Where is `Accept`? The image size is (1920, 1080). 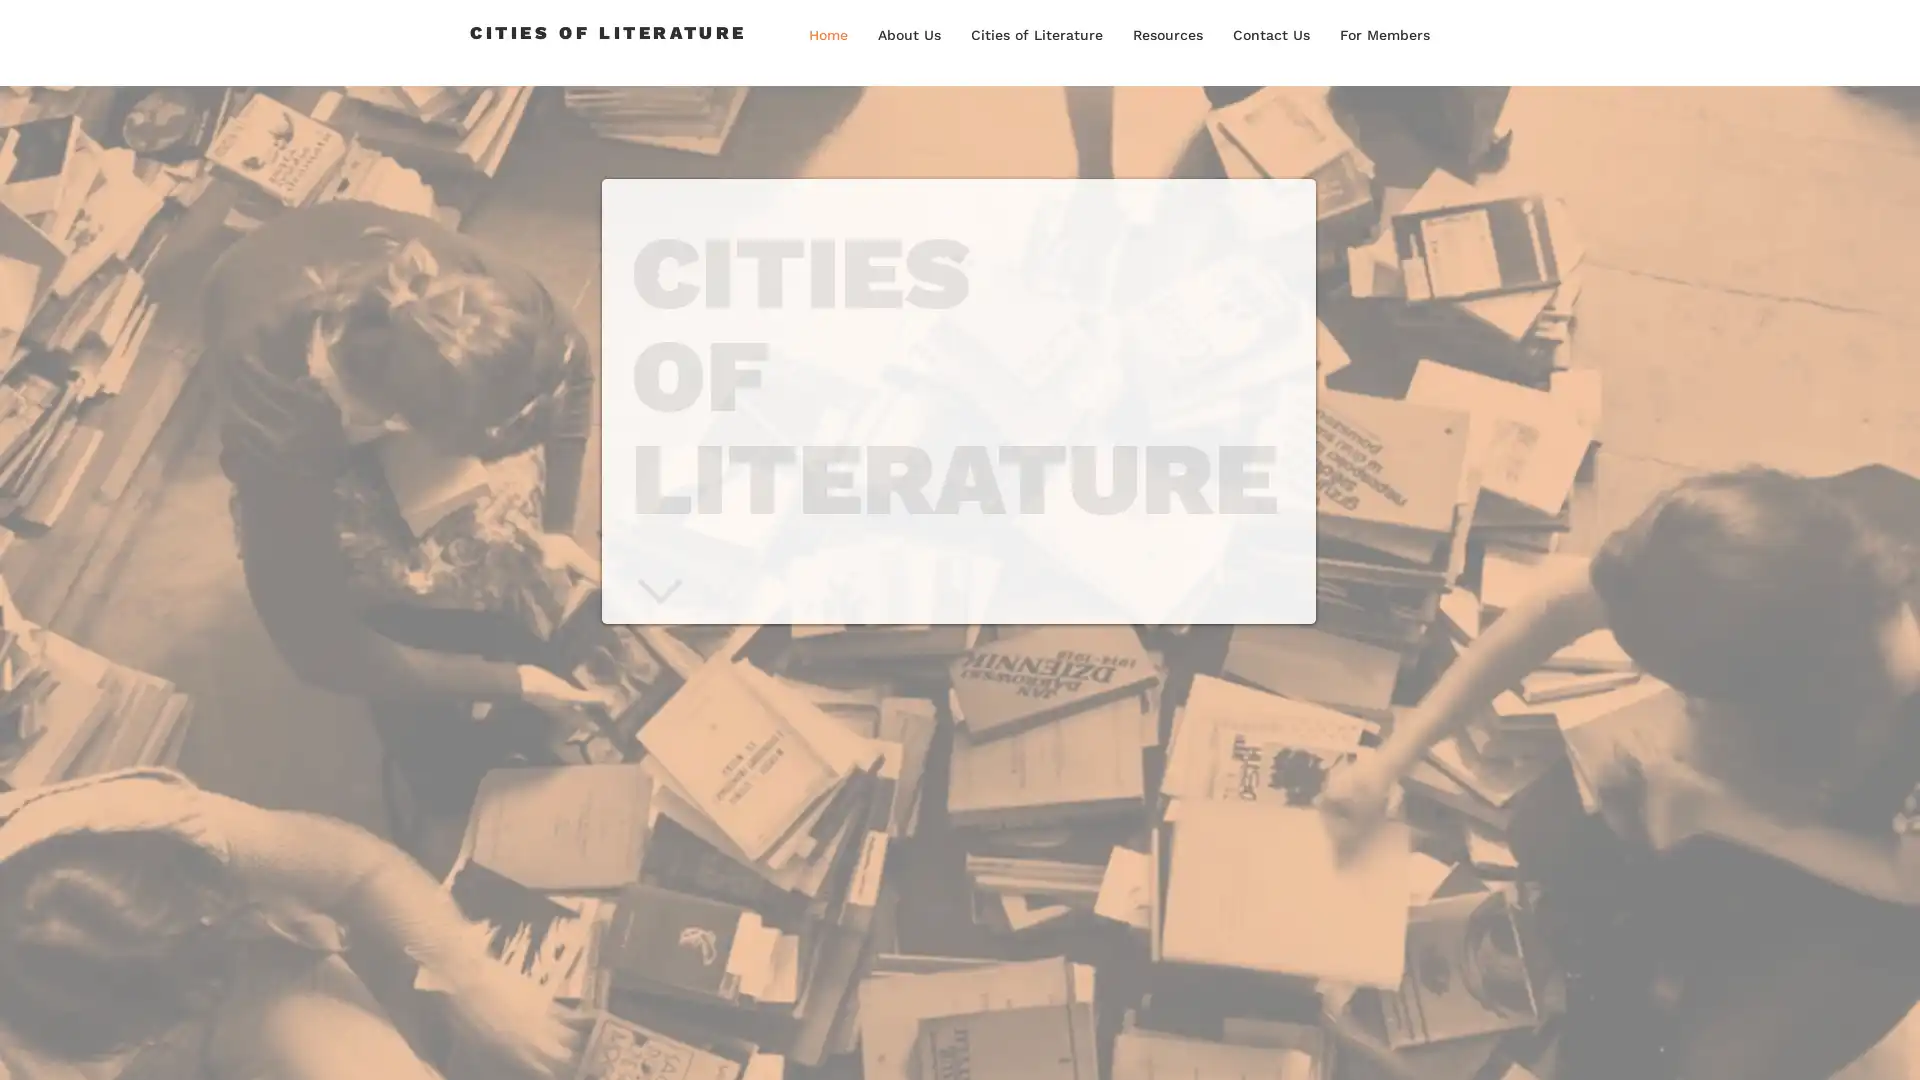 Accept is located at coordinates (1830, 1044).